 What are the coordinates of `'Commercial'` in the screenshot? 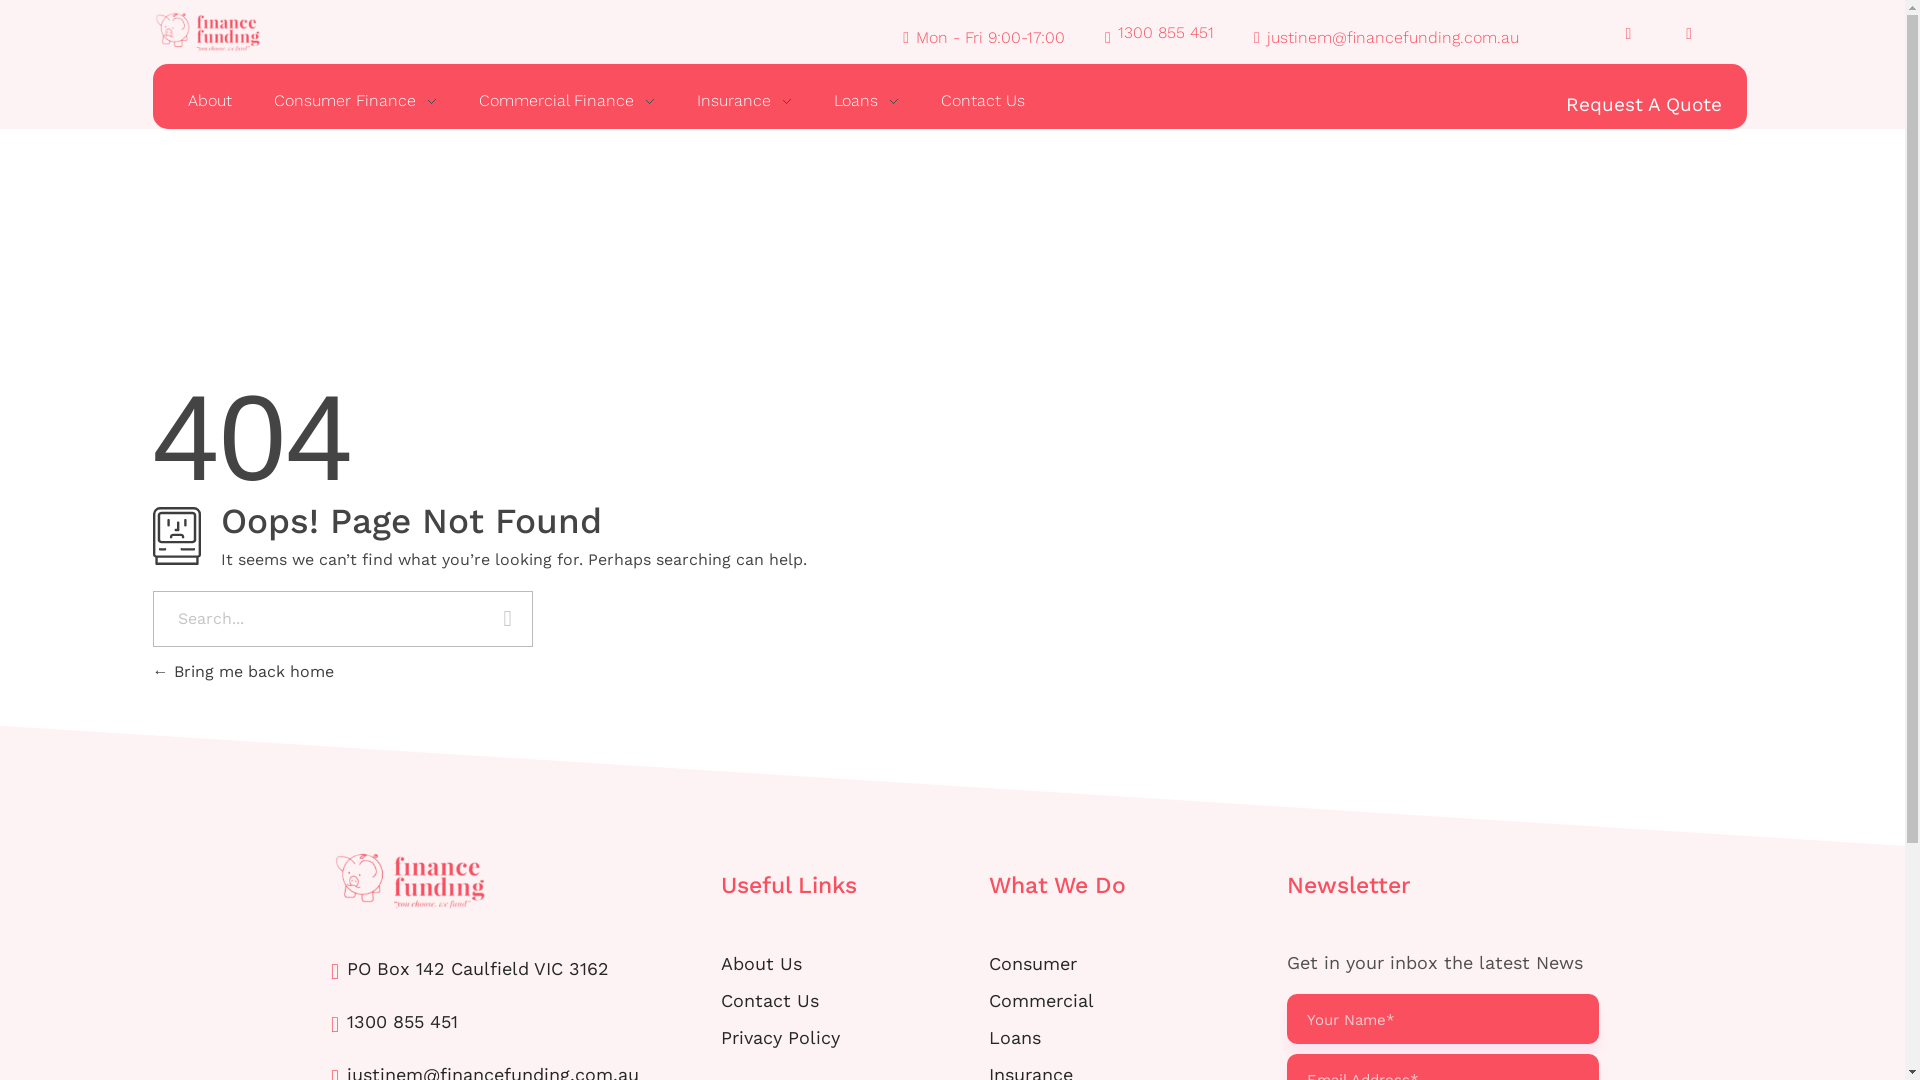 It's located at (1040, 1000).